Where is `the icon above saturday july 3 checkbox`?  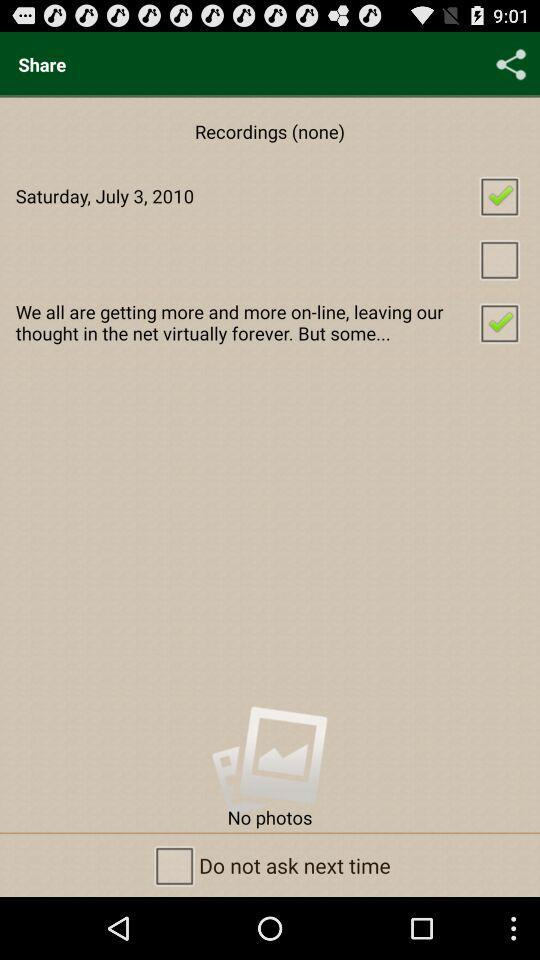
the icon above saturday july 3 checkbox is located at coordinates (511, 64).